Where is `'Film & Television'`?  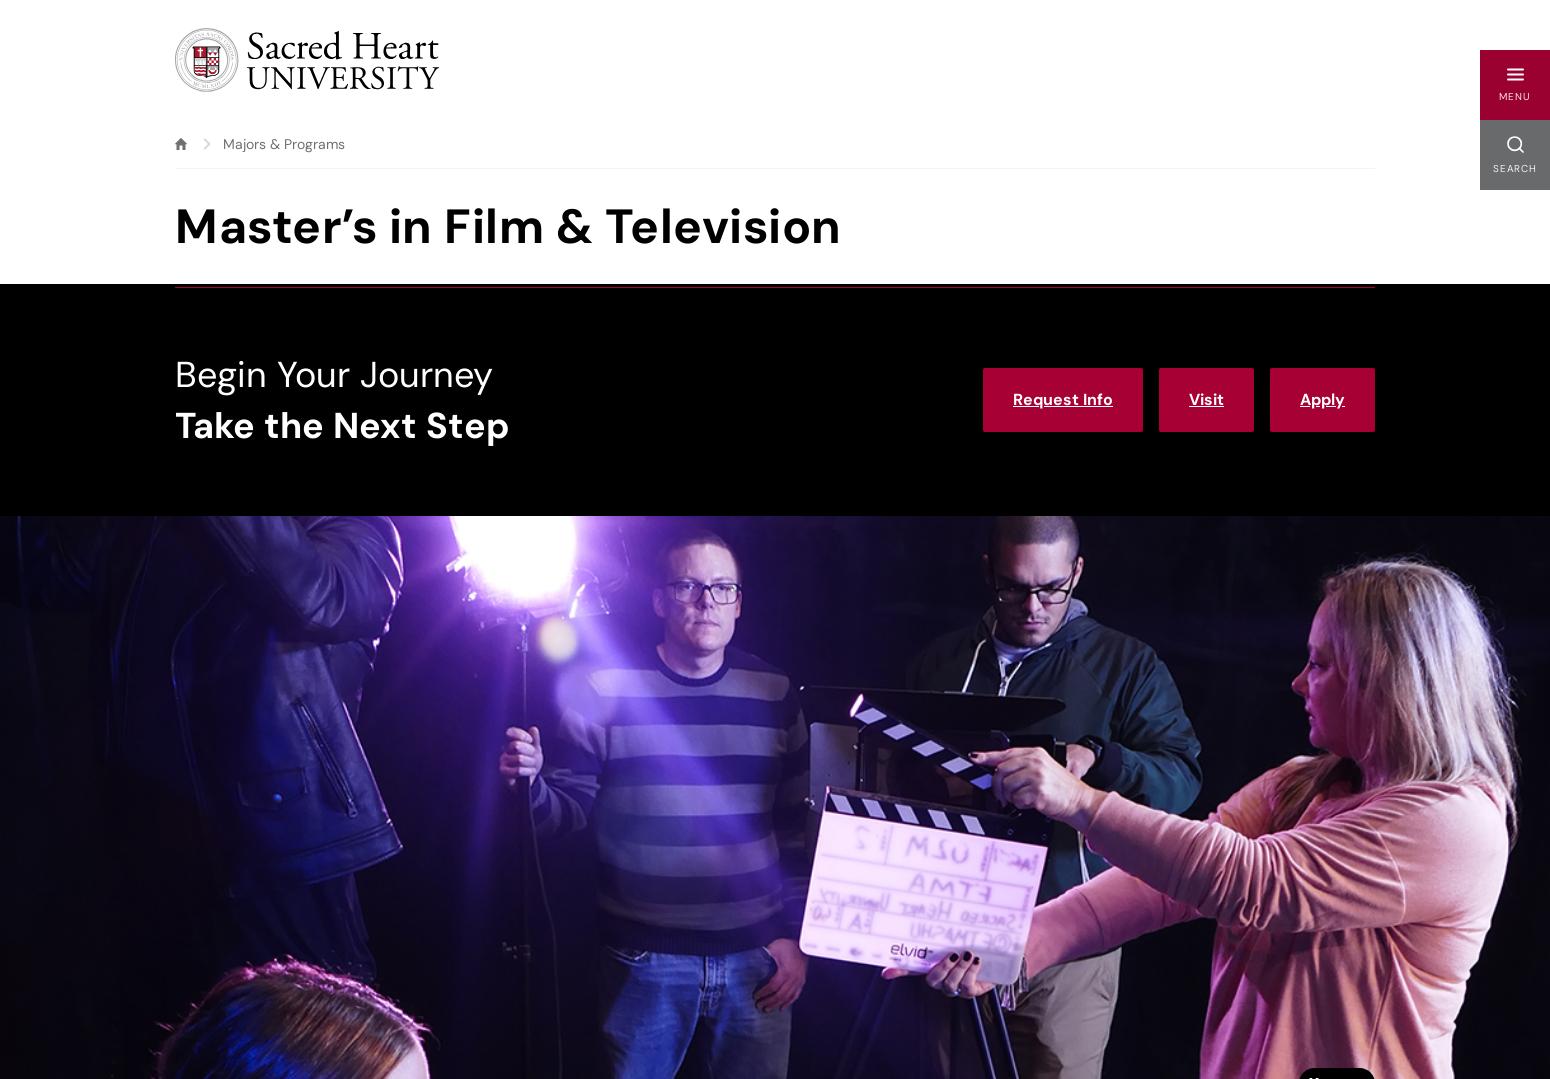 'Film & Television' is located at coordinates (315, 143).